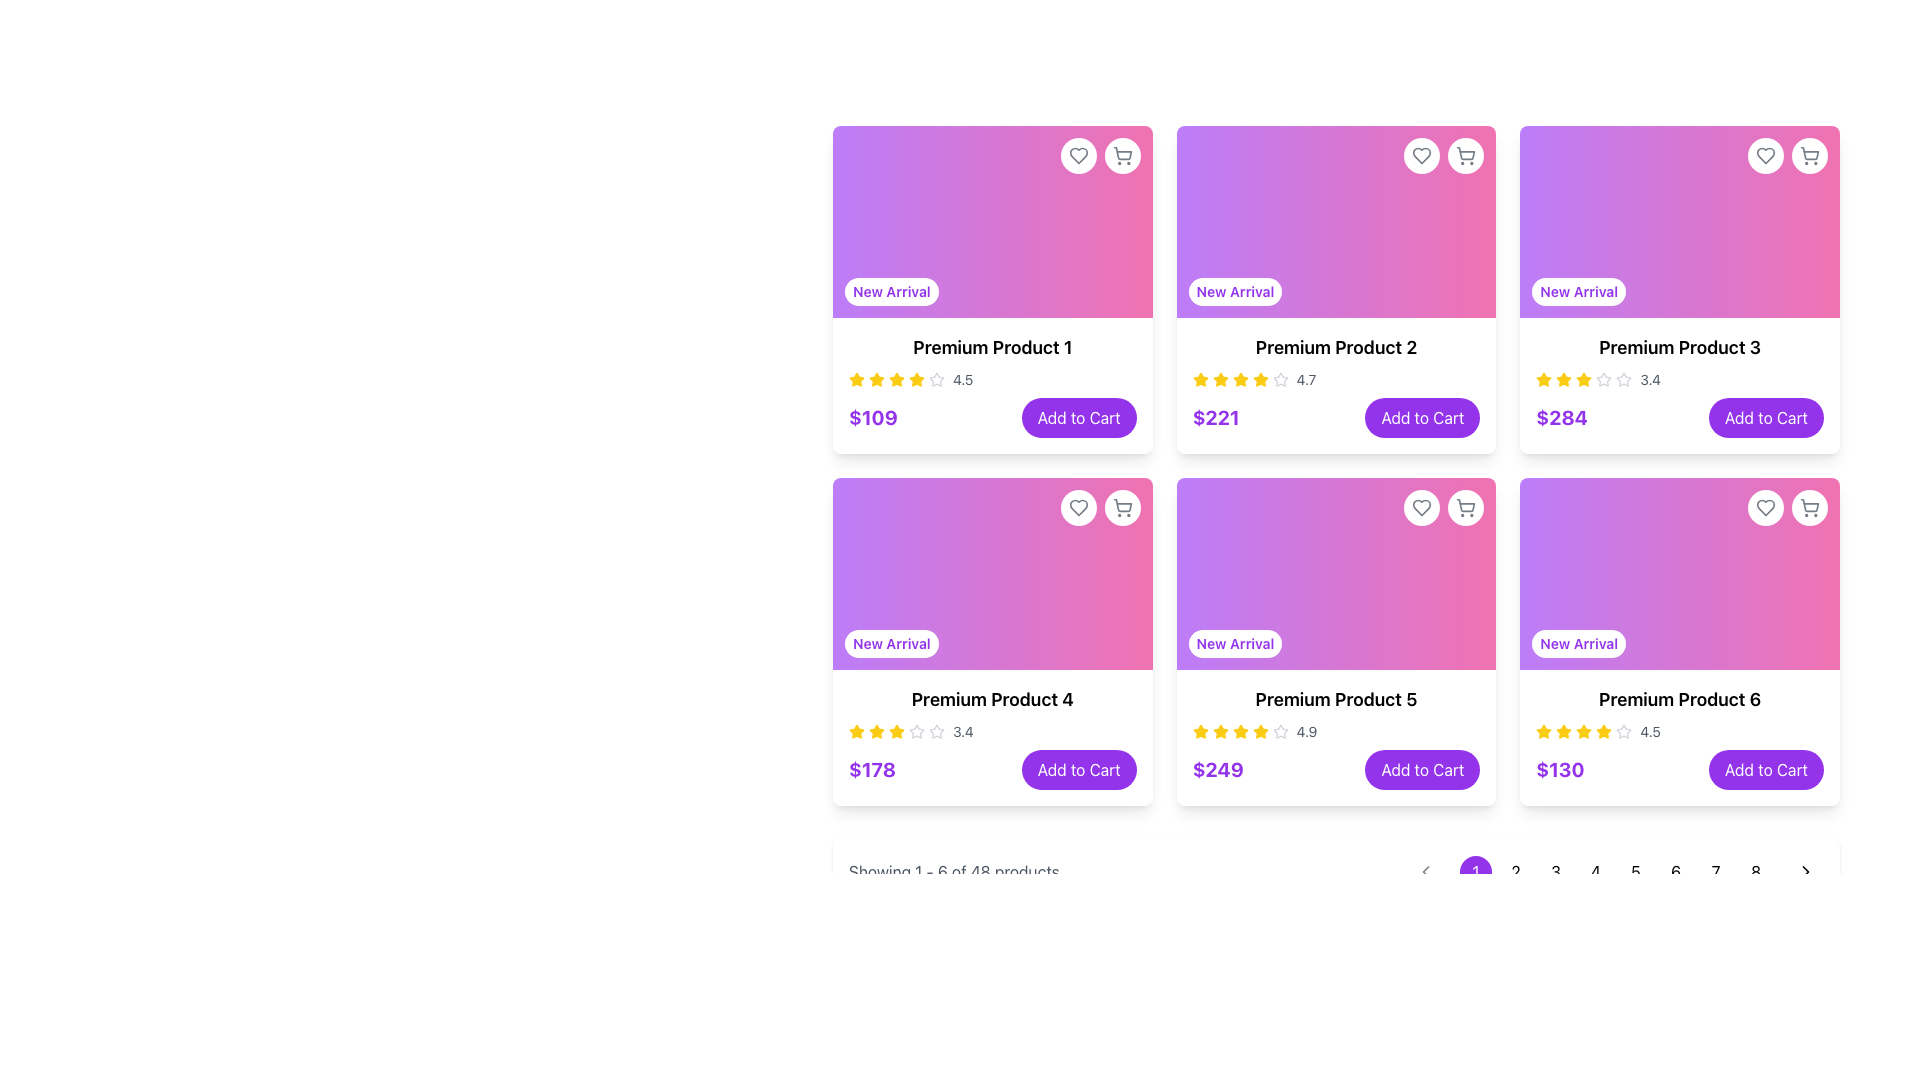 Image resolution: width=1920 pixels, height=1080 pixels. Describe the element at coordinates (1200, 380) in the screenshot. I see `the first rating star icon for the product labeled 'Premium Product 2', which is located in the top row, middle column of the product grid layout` at that location.